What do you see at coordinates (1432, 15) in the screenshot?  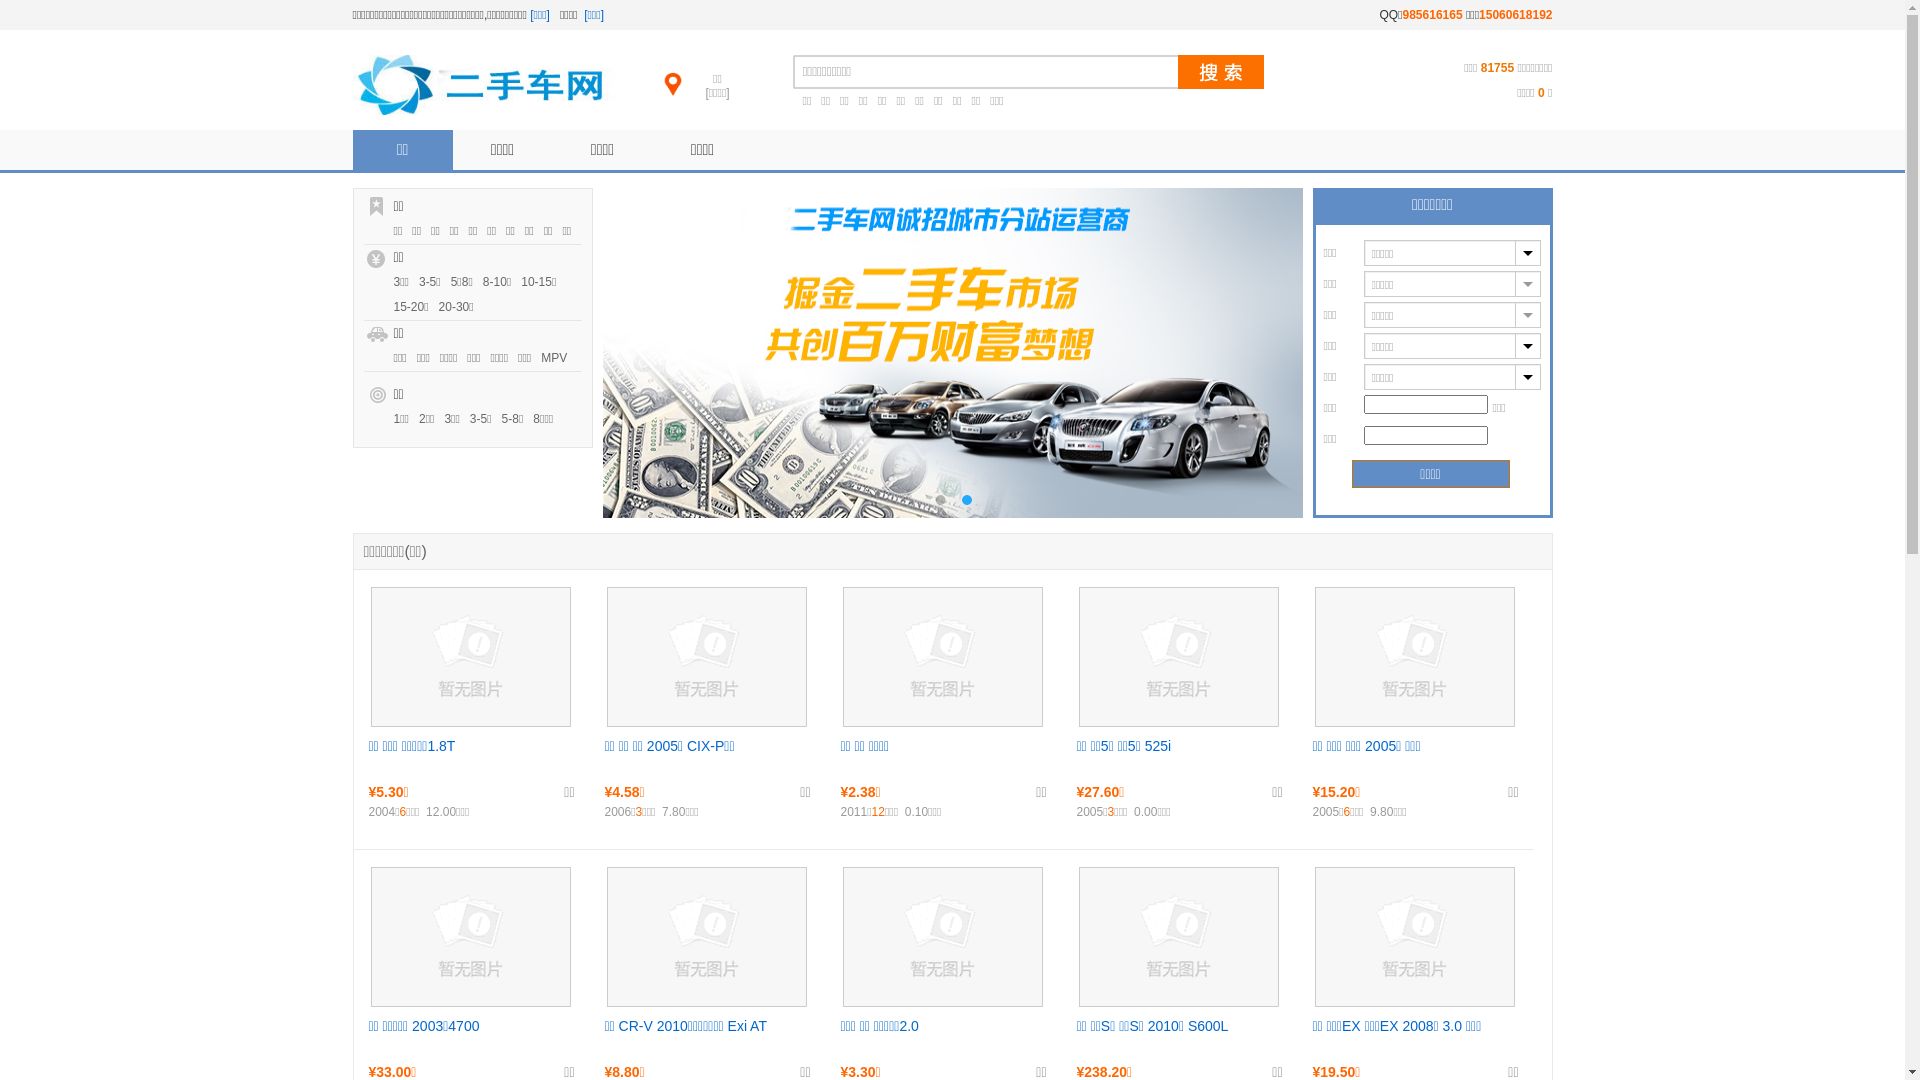 I see `'985616165'` at bounding box center [1432, 15].